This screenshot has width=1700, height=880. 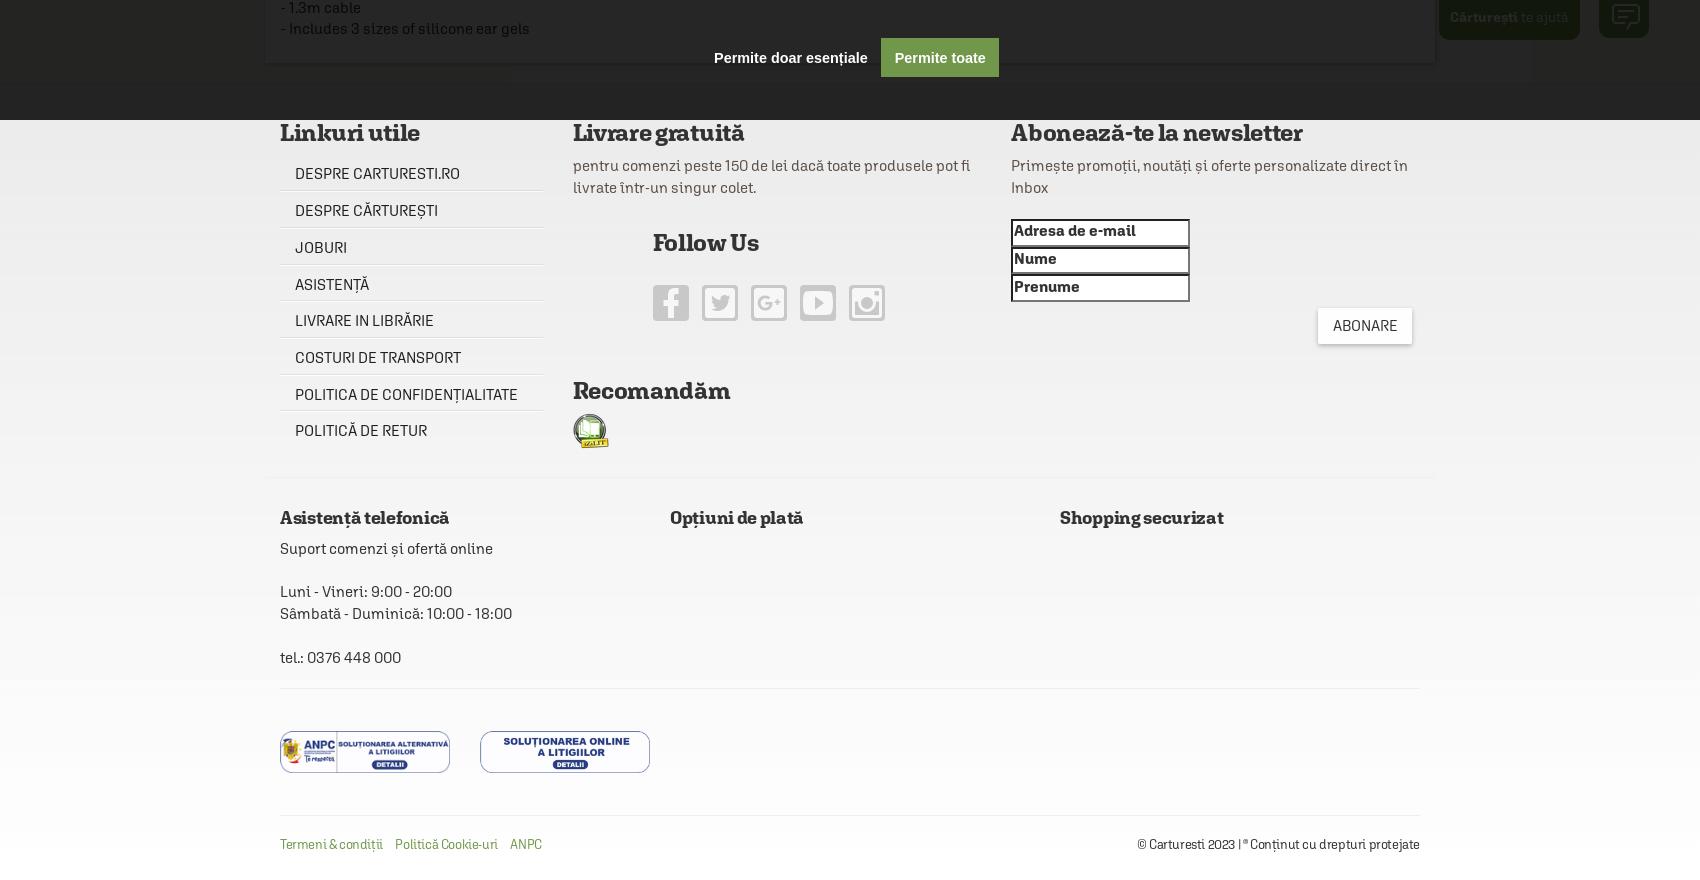 What do you see at coordinates (1482, 15) in the screenshot?
I see `'Cărturești'` at bounding box center [1482, 15].